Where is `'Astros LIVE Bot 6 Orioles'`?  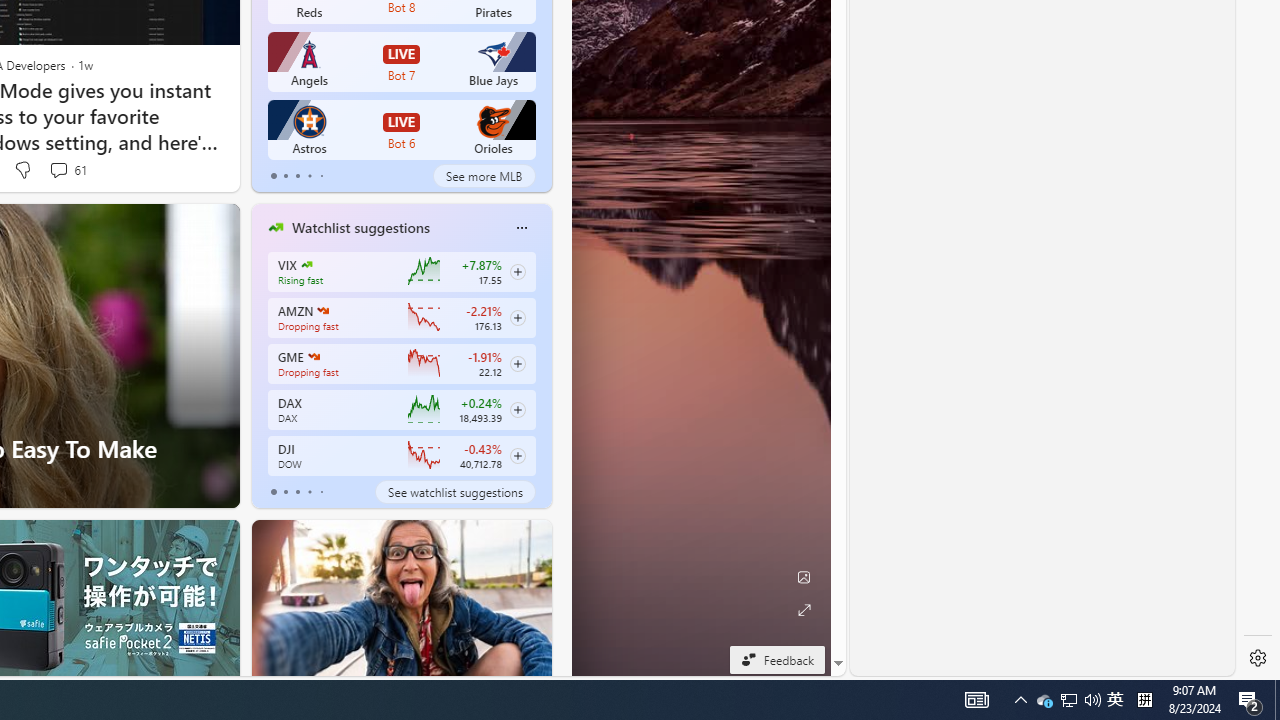 'Astros LIVE Bot 6 Orioles' is located at coordinates (400, 129).